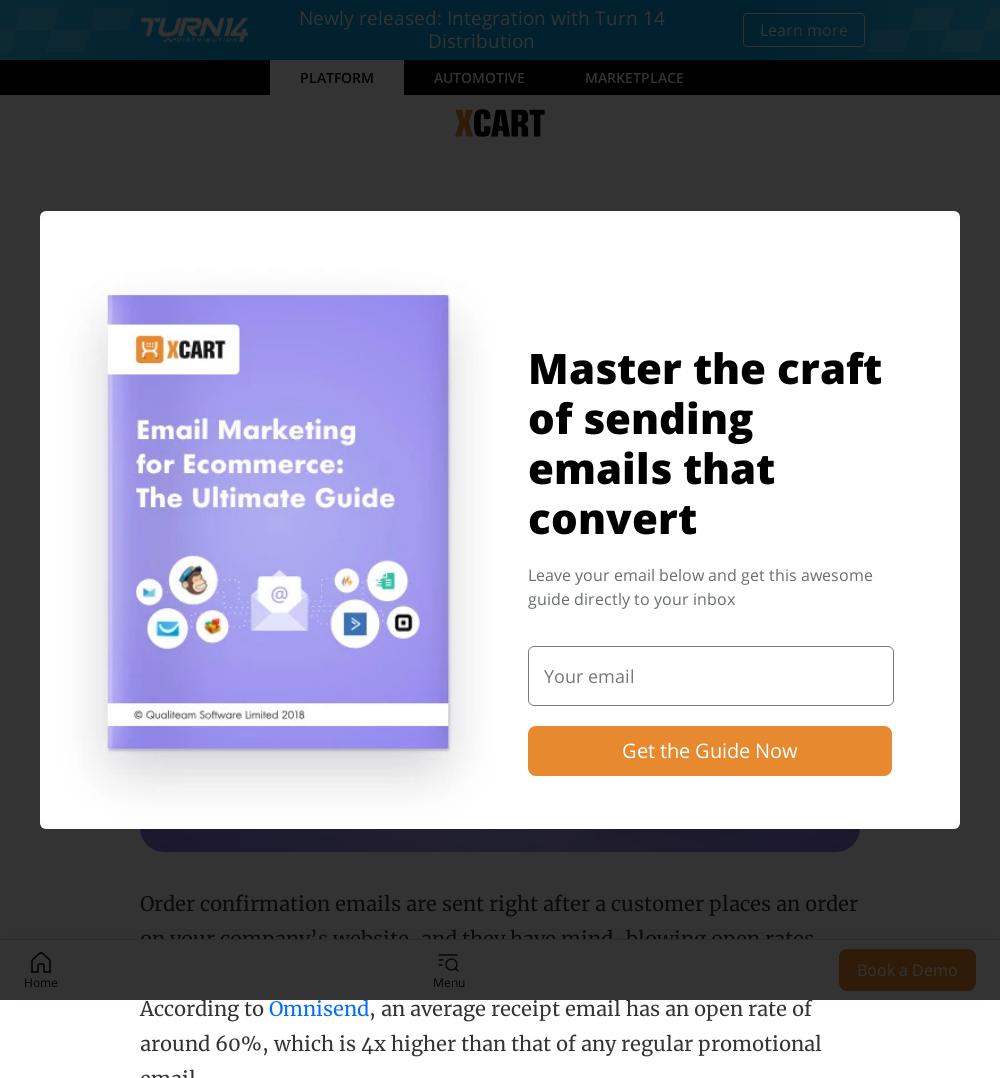 The height and width of the screenshot is (1078, 1000). Describe the element at coordinates (803, 28) in the screenshot. I see `'Learn more'` at that location.